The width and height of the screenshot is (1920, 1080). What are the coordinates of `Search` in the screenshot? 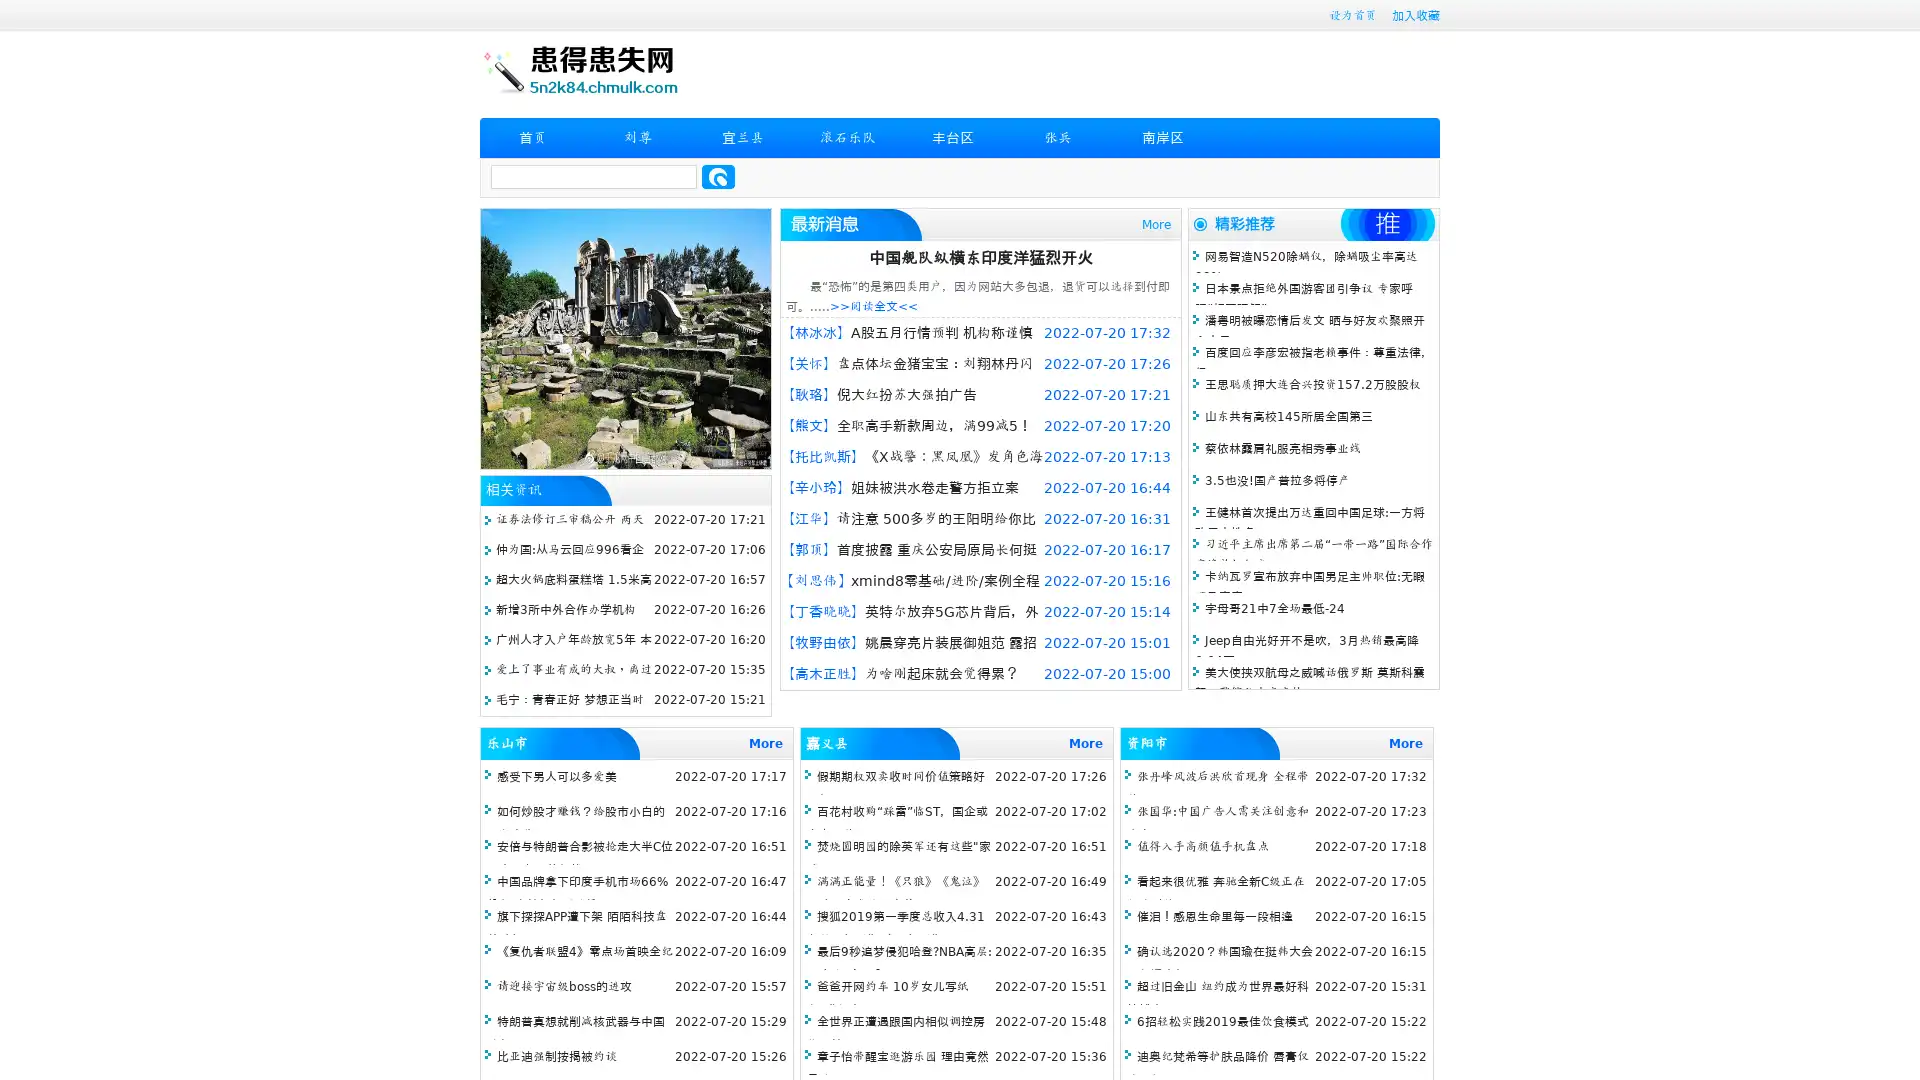 It's located at (718, 176).